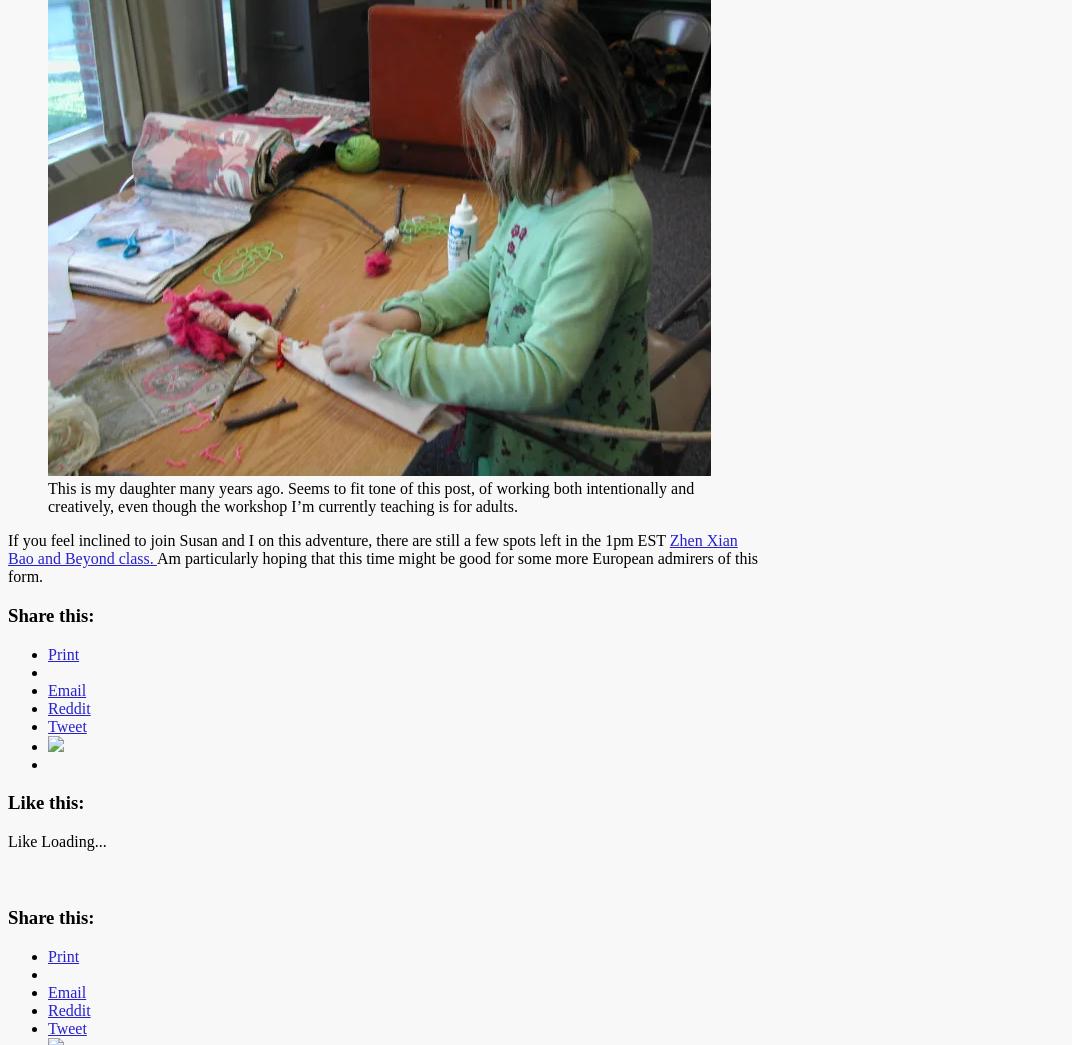 This screenshot has width=1072, height=1045. I want to click on 'Zhen Xian Bao and Beyond class.', so click(372, 549).